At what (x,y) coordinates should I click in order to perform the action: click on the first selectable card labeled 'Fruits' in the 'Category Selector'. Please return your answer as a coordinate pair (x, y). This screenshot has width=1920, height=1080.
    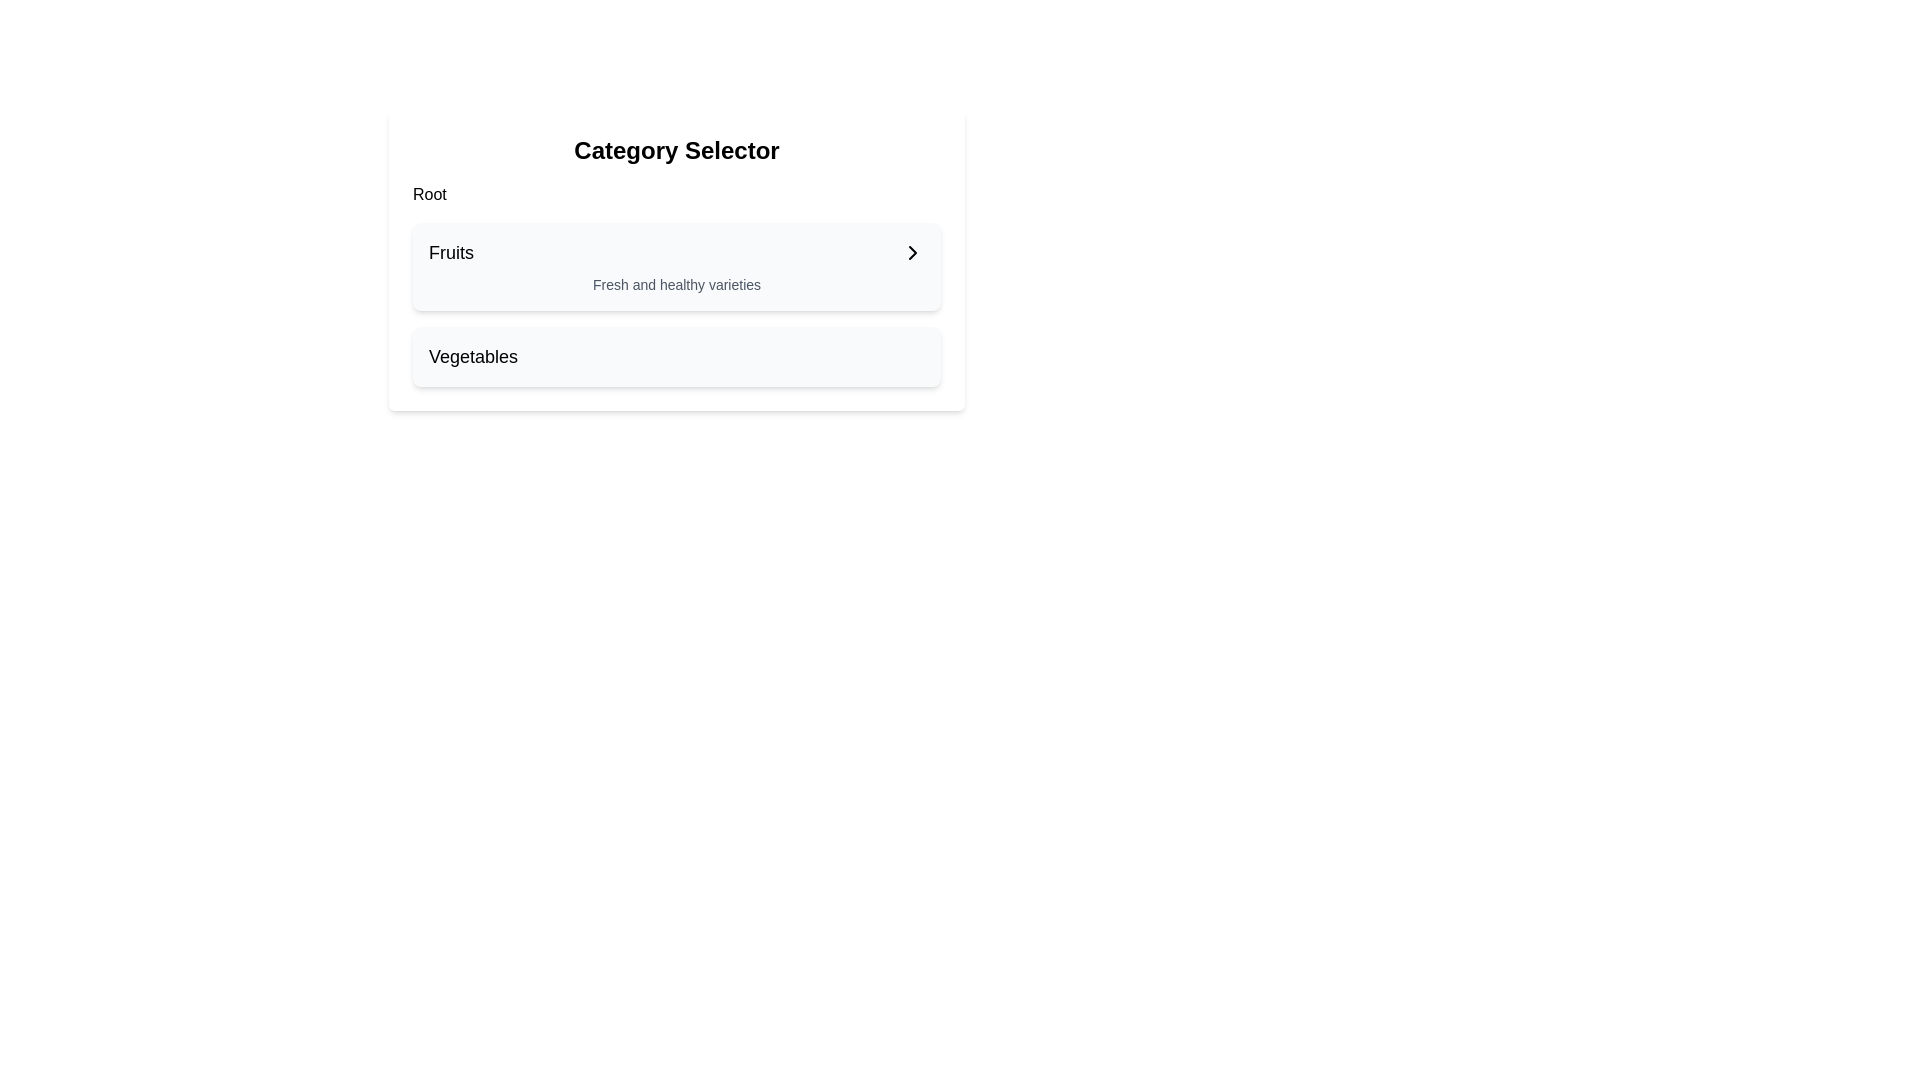
    Looking at the image, I should click on (676, 304).